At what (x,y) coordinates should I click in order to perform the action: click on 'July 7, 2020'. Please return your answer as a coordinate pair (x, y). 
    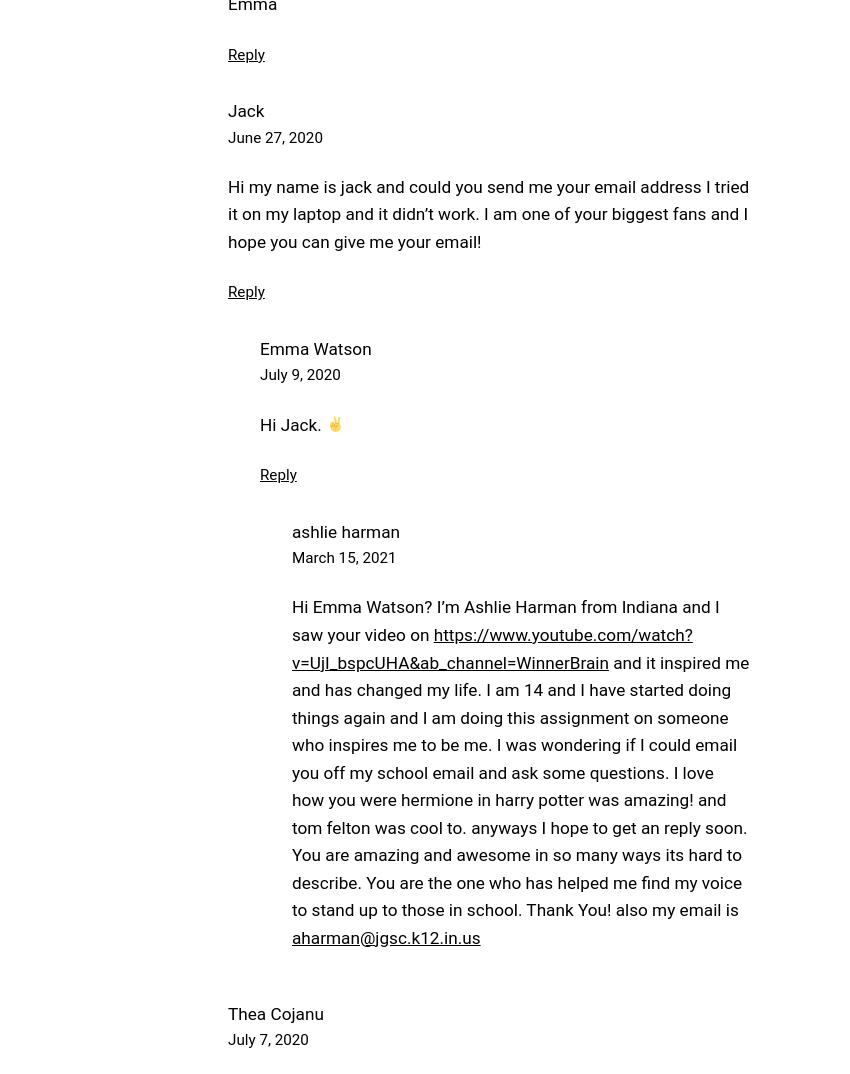
    Looking at the image, I should click on (227, 1039).